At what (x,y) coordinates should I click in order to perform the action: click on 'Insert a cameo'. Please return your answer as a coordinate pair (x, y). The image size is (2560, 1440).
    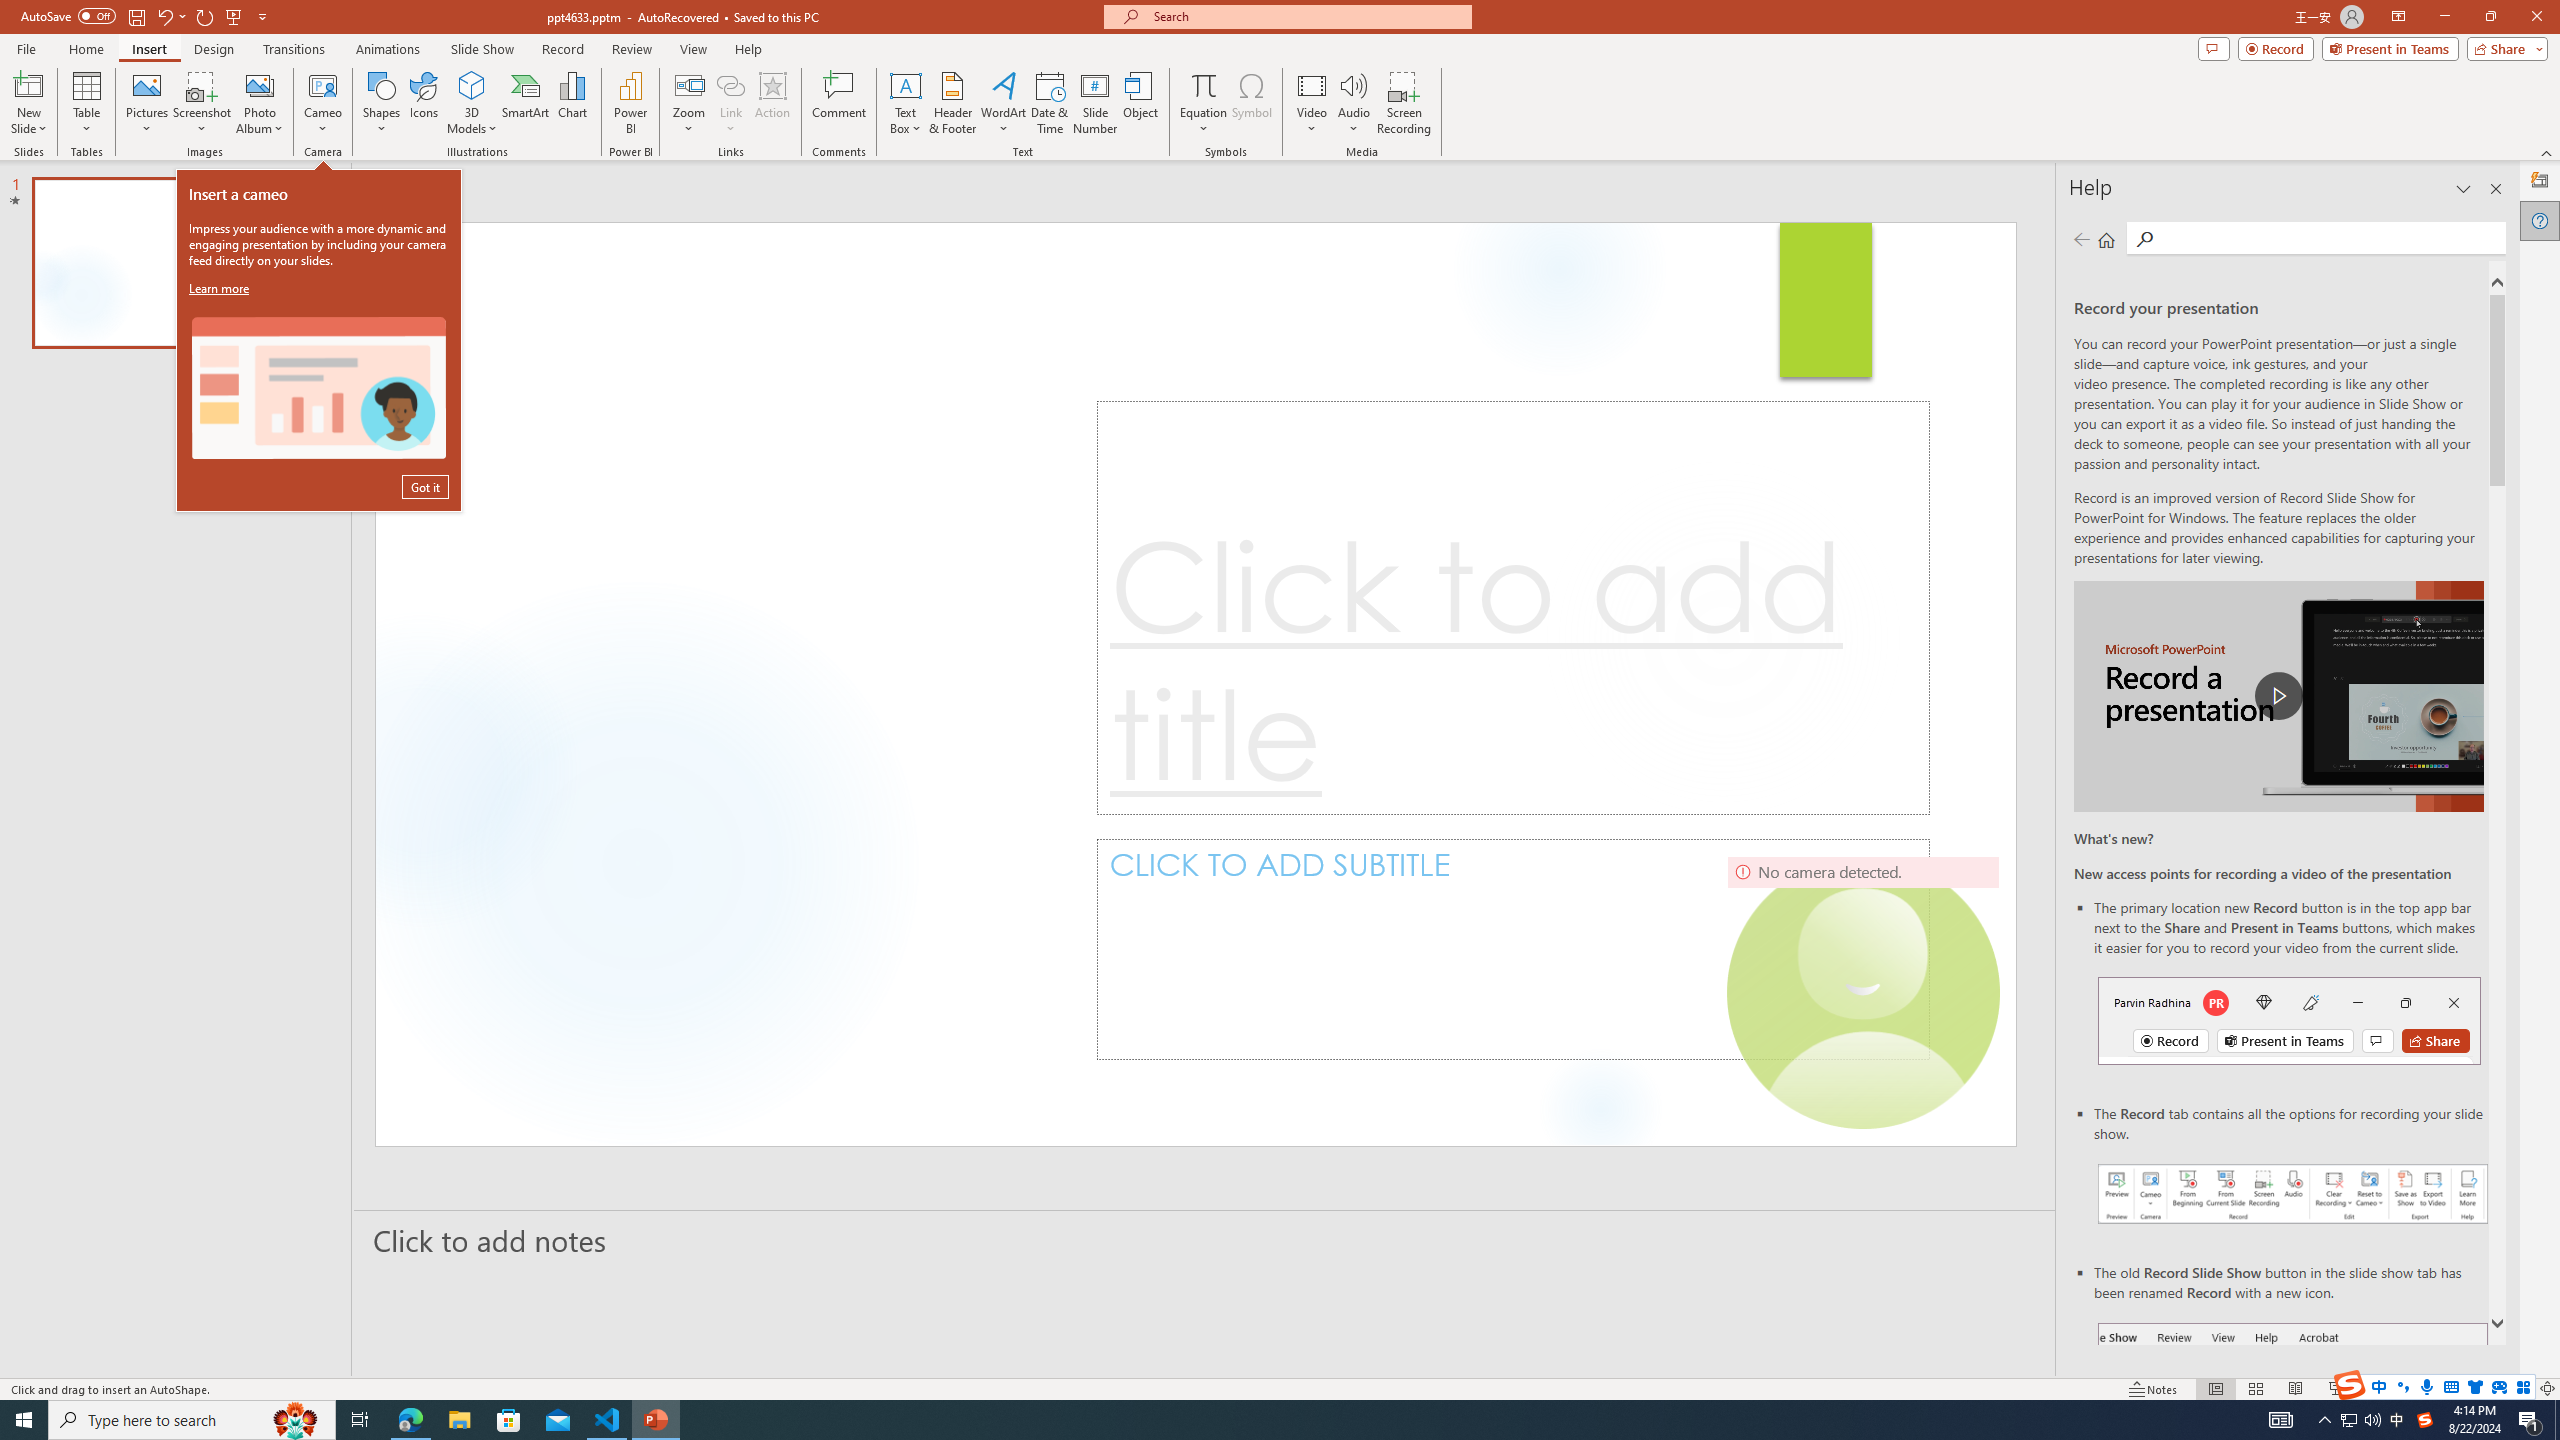
    Looking at the image, I should click on (317, 387).